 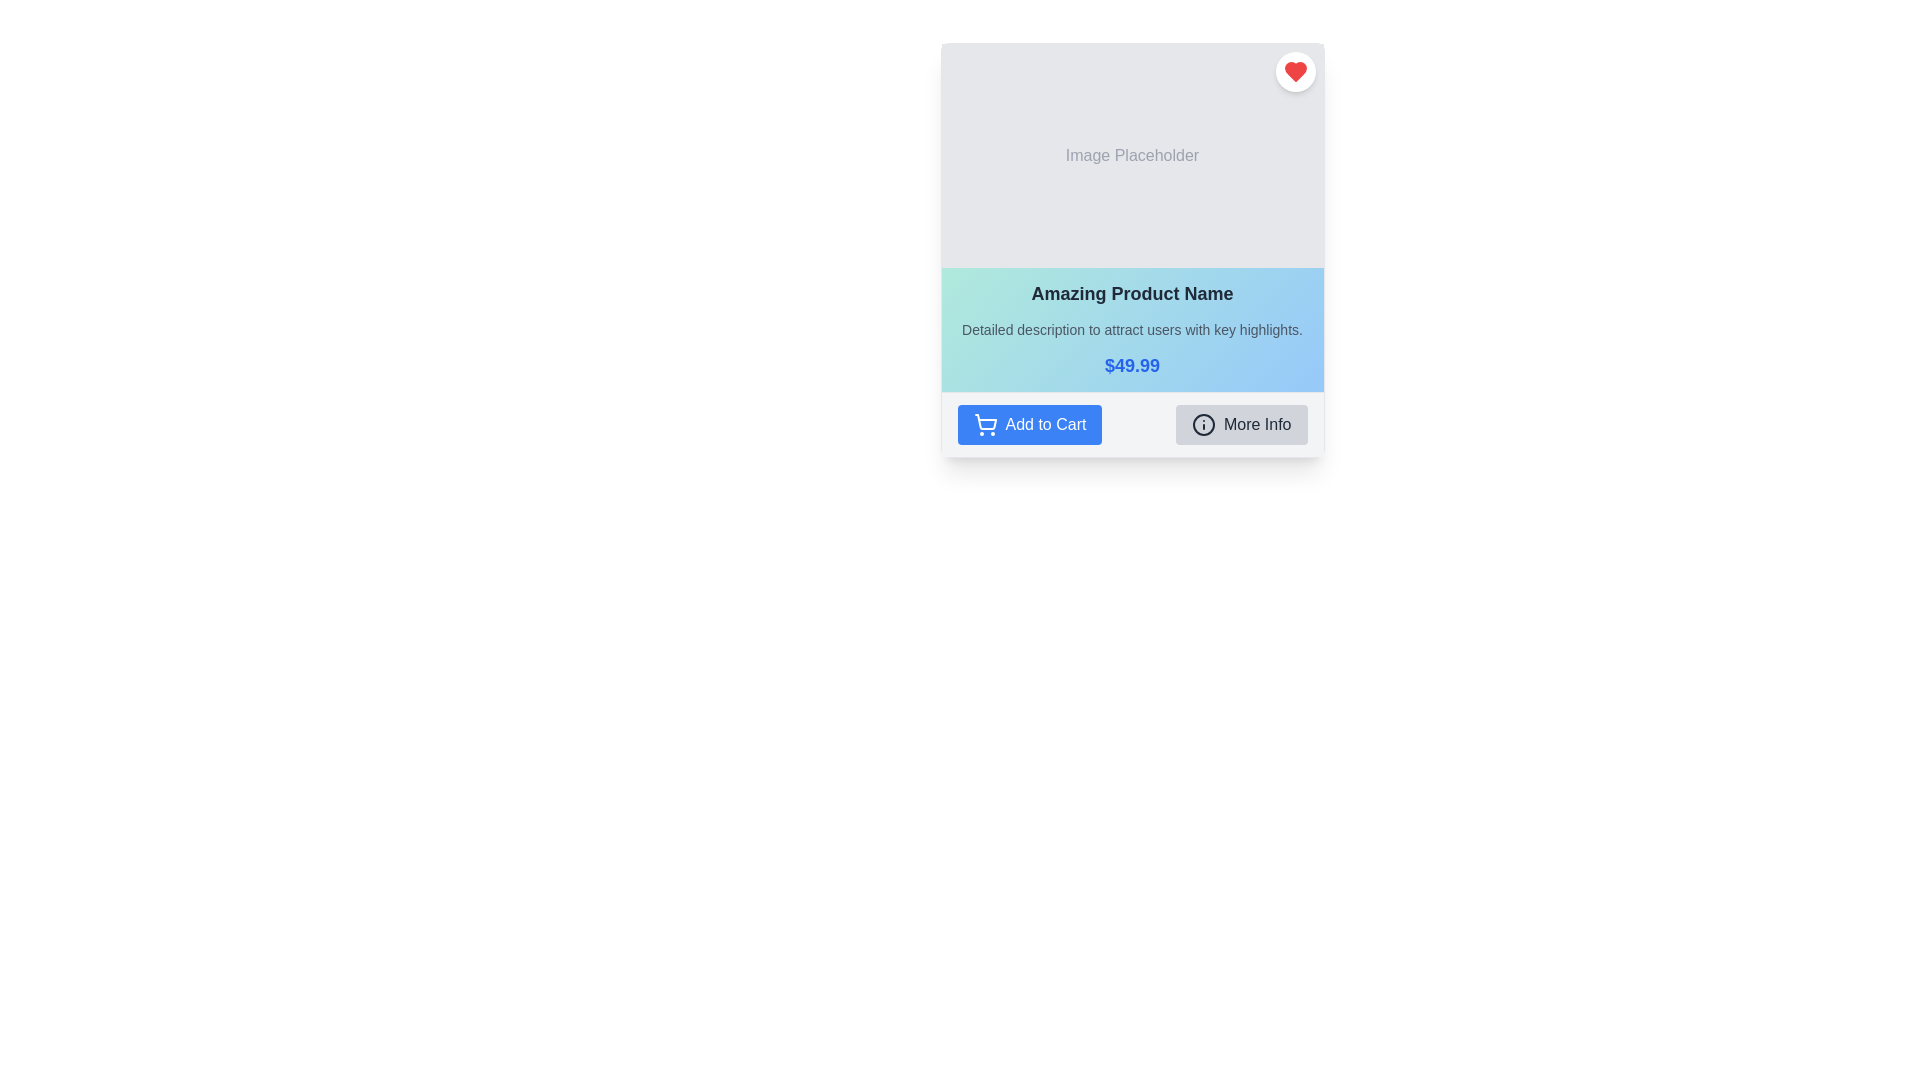 I want to click on the 'More Info' icon located to the left of the button label, which indicates additional information availability, so click(x=1202, y=423).